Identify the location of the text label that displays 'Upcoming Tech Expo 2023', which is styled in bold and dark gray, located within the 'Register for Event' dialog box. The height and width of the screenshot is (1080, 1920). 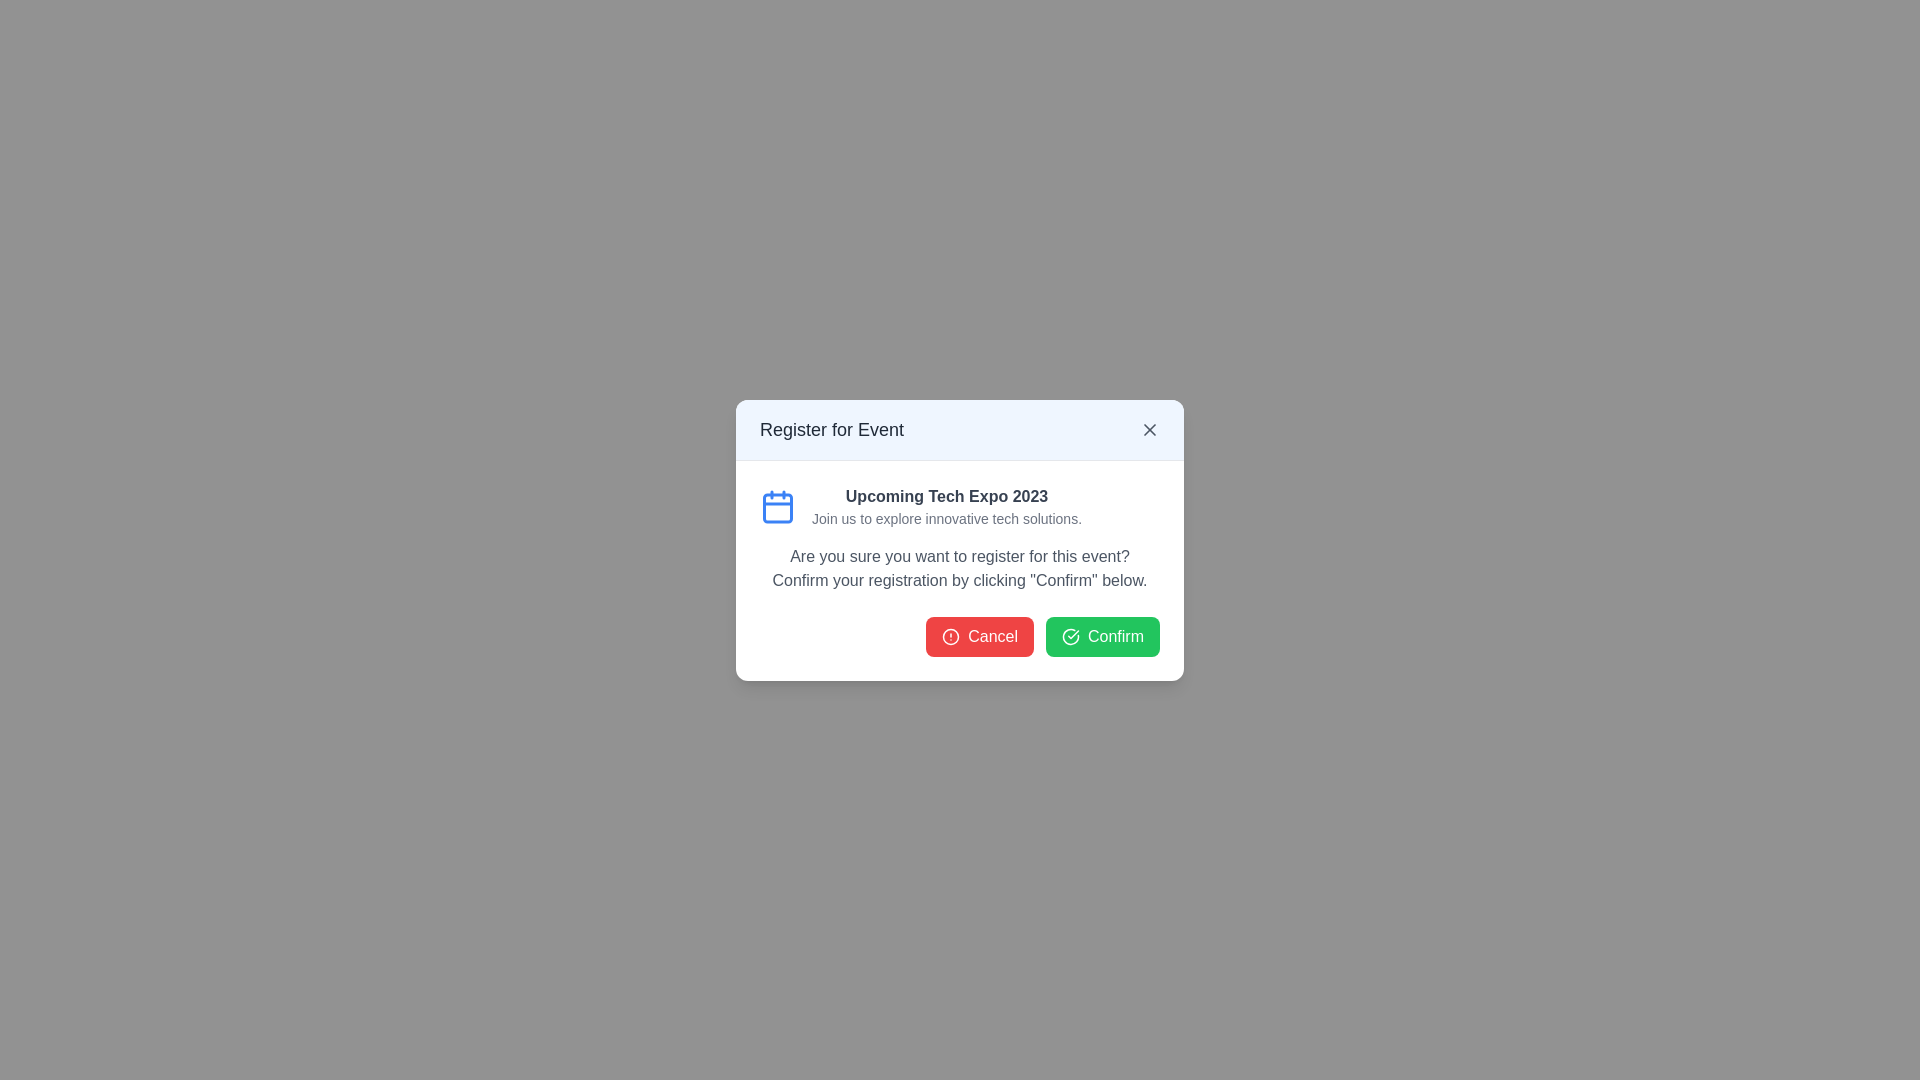
(945, 495).